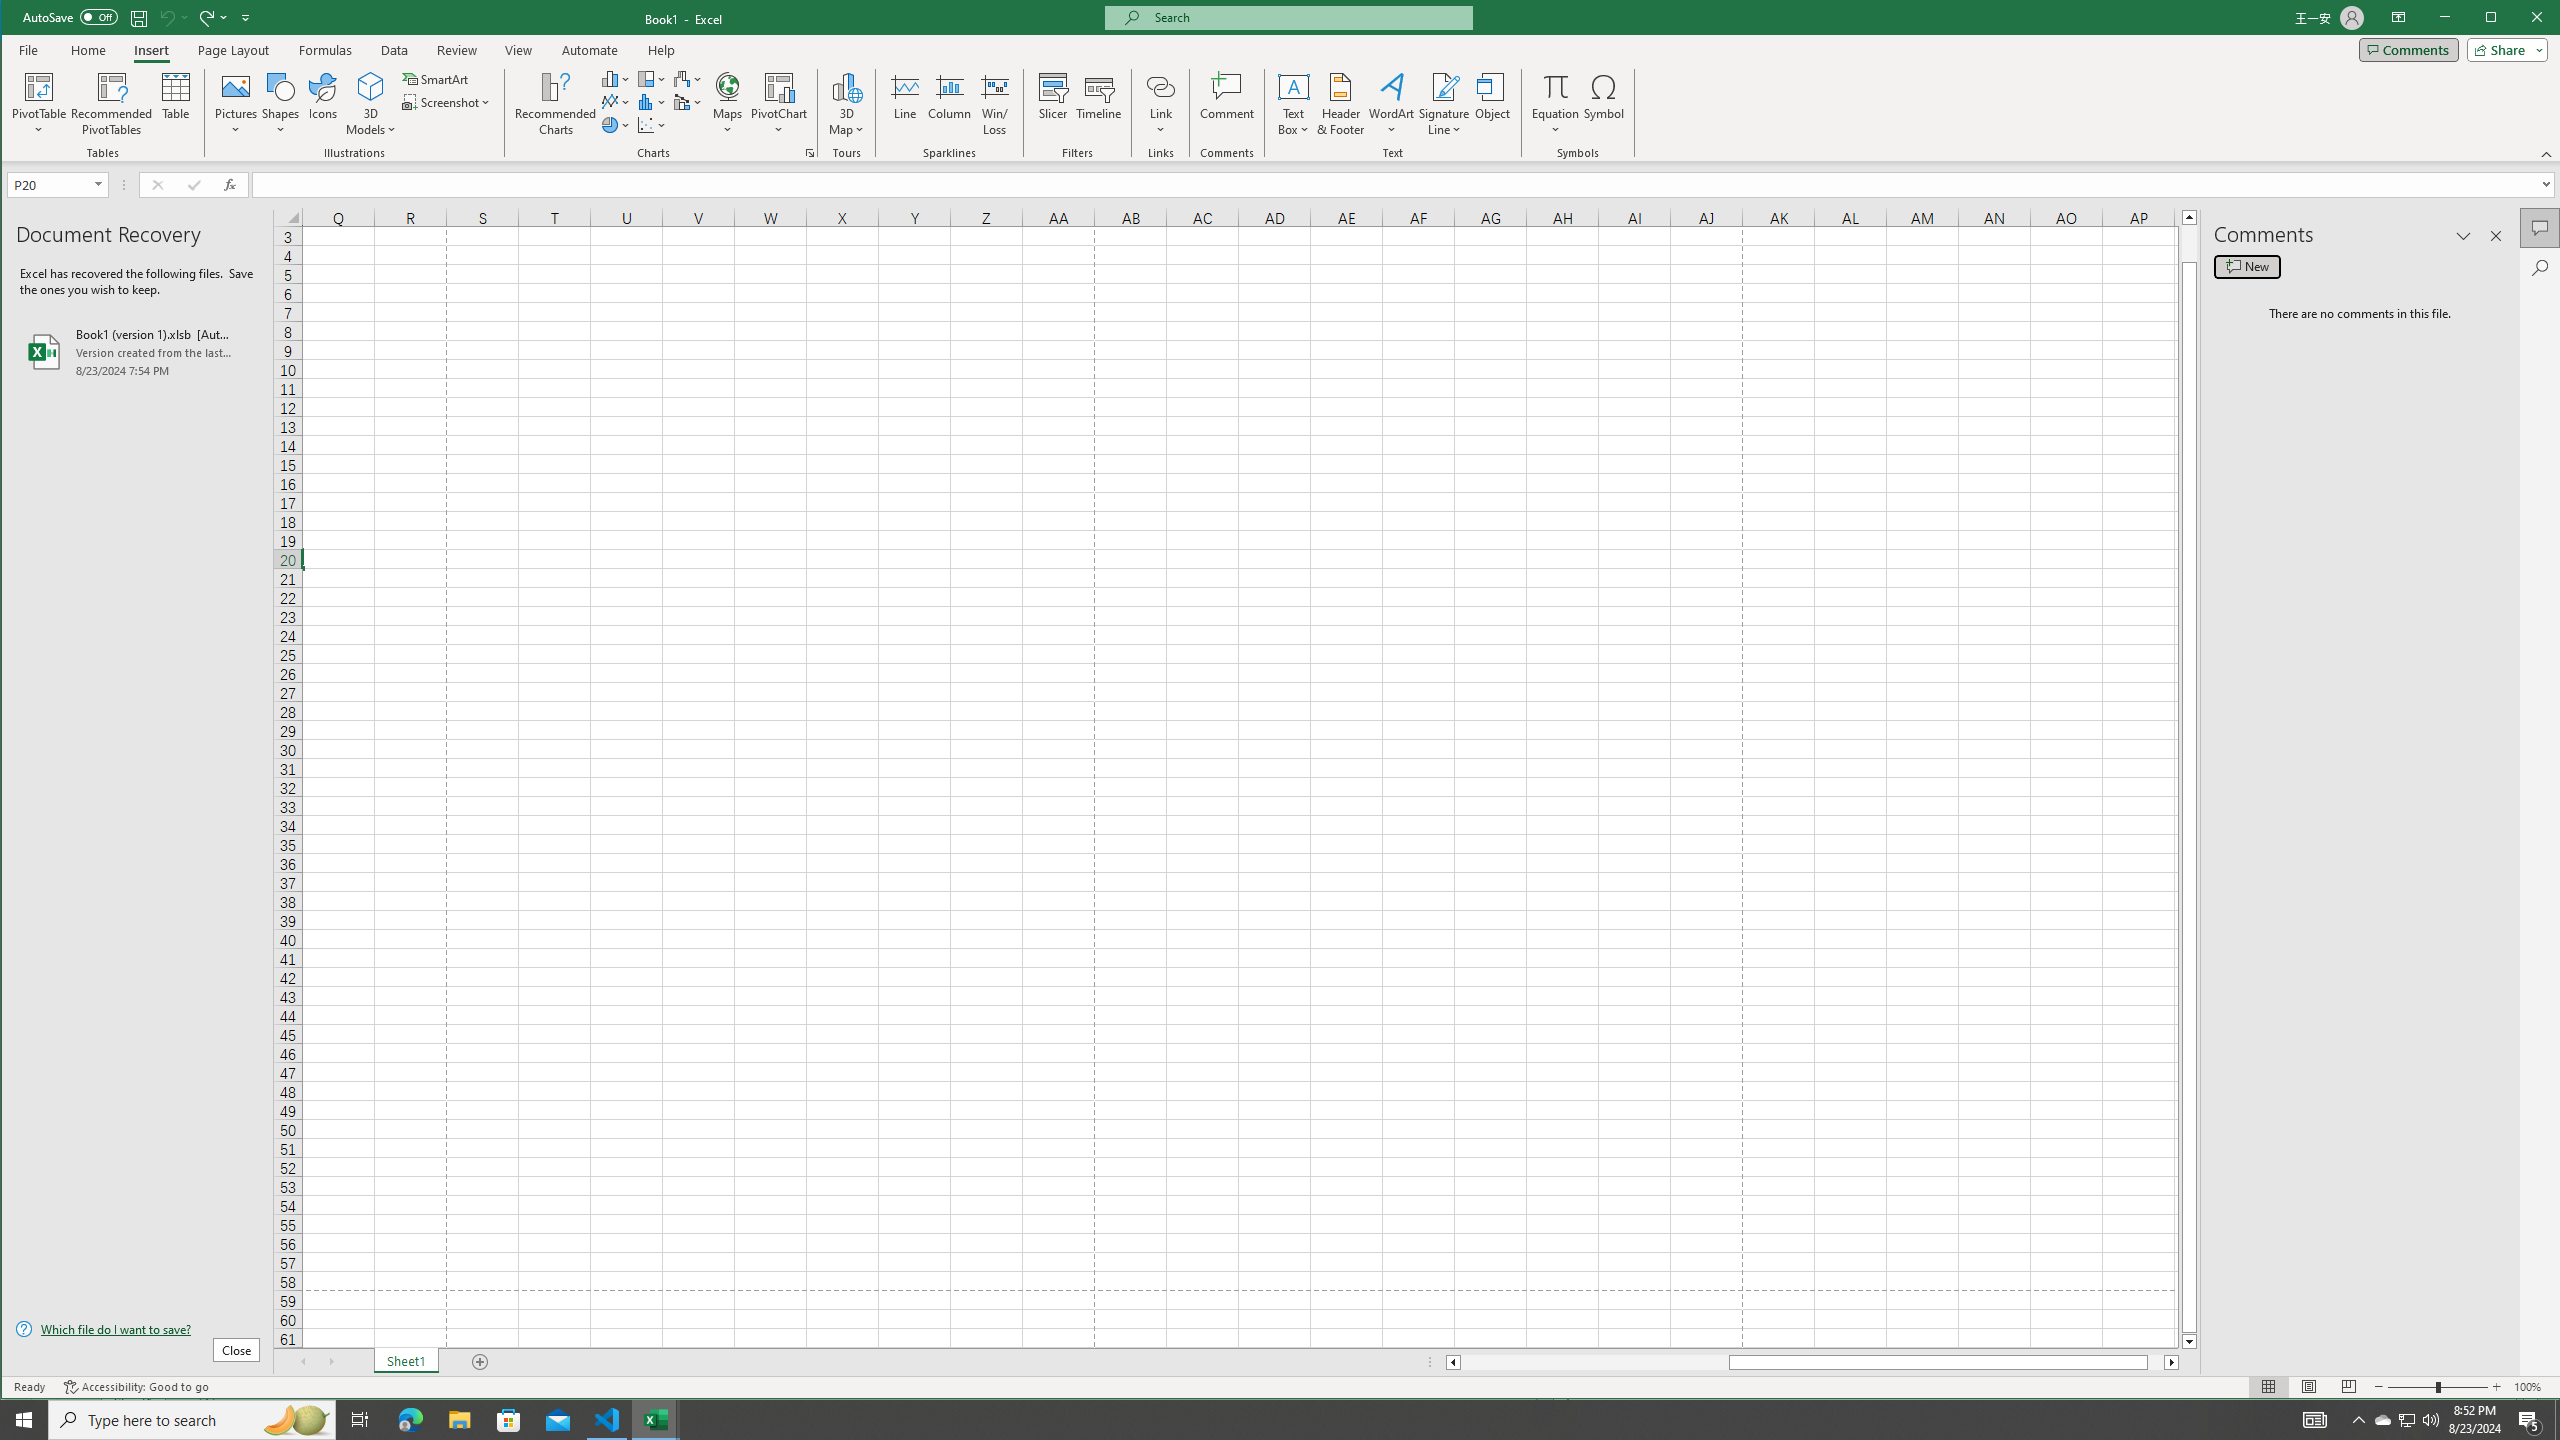  Describe the element at coordinates (38, 85) in the screenshot. I see `'PivotTable'` at that location.